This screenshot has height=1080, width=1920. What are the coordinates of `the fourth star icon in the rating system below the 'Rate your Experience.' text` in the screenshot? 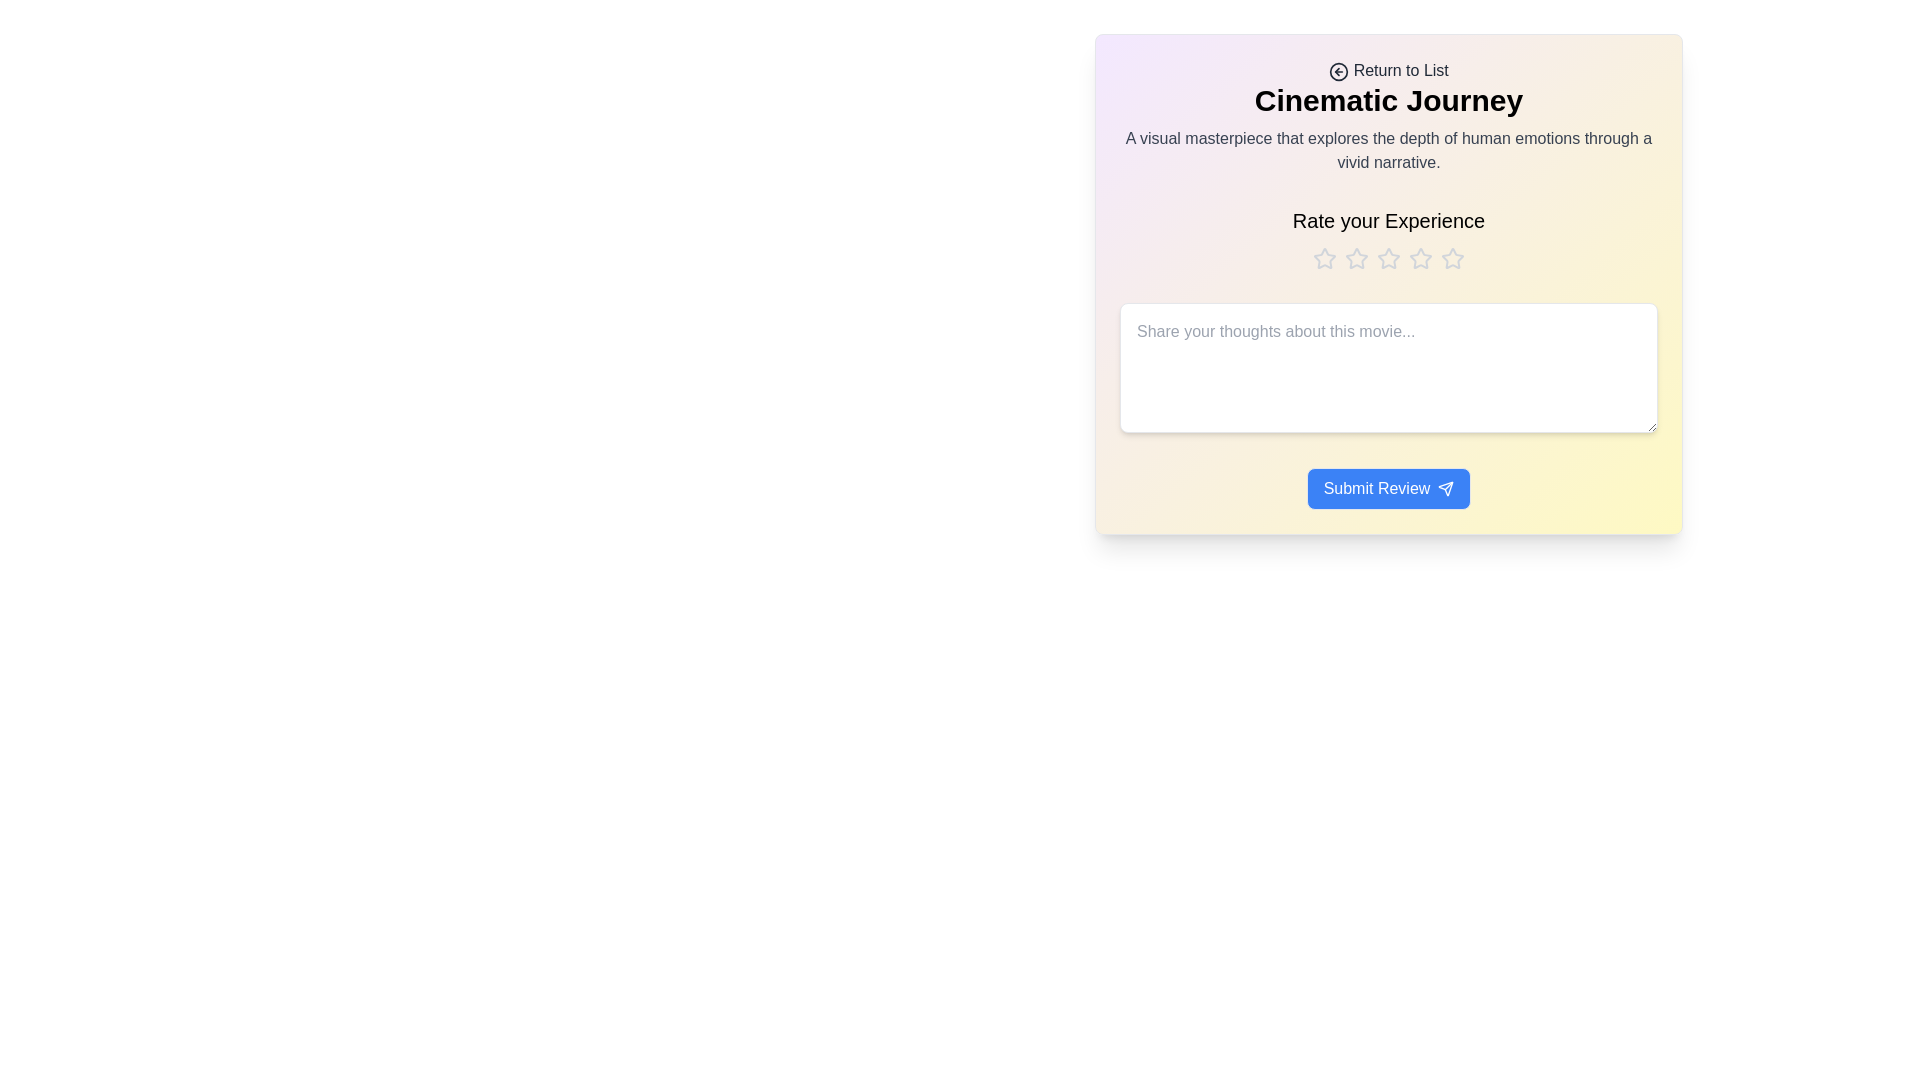 It's located at (1419, 257).